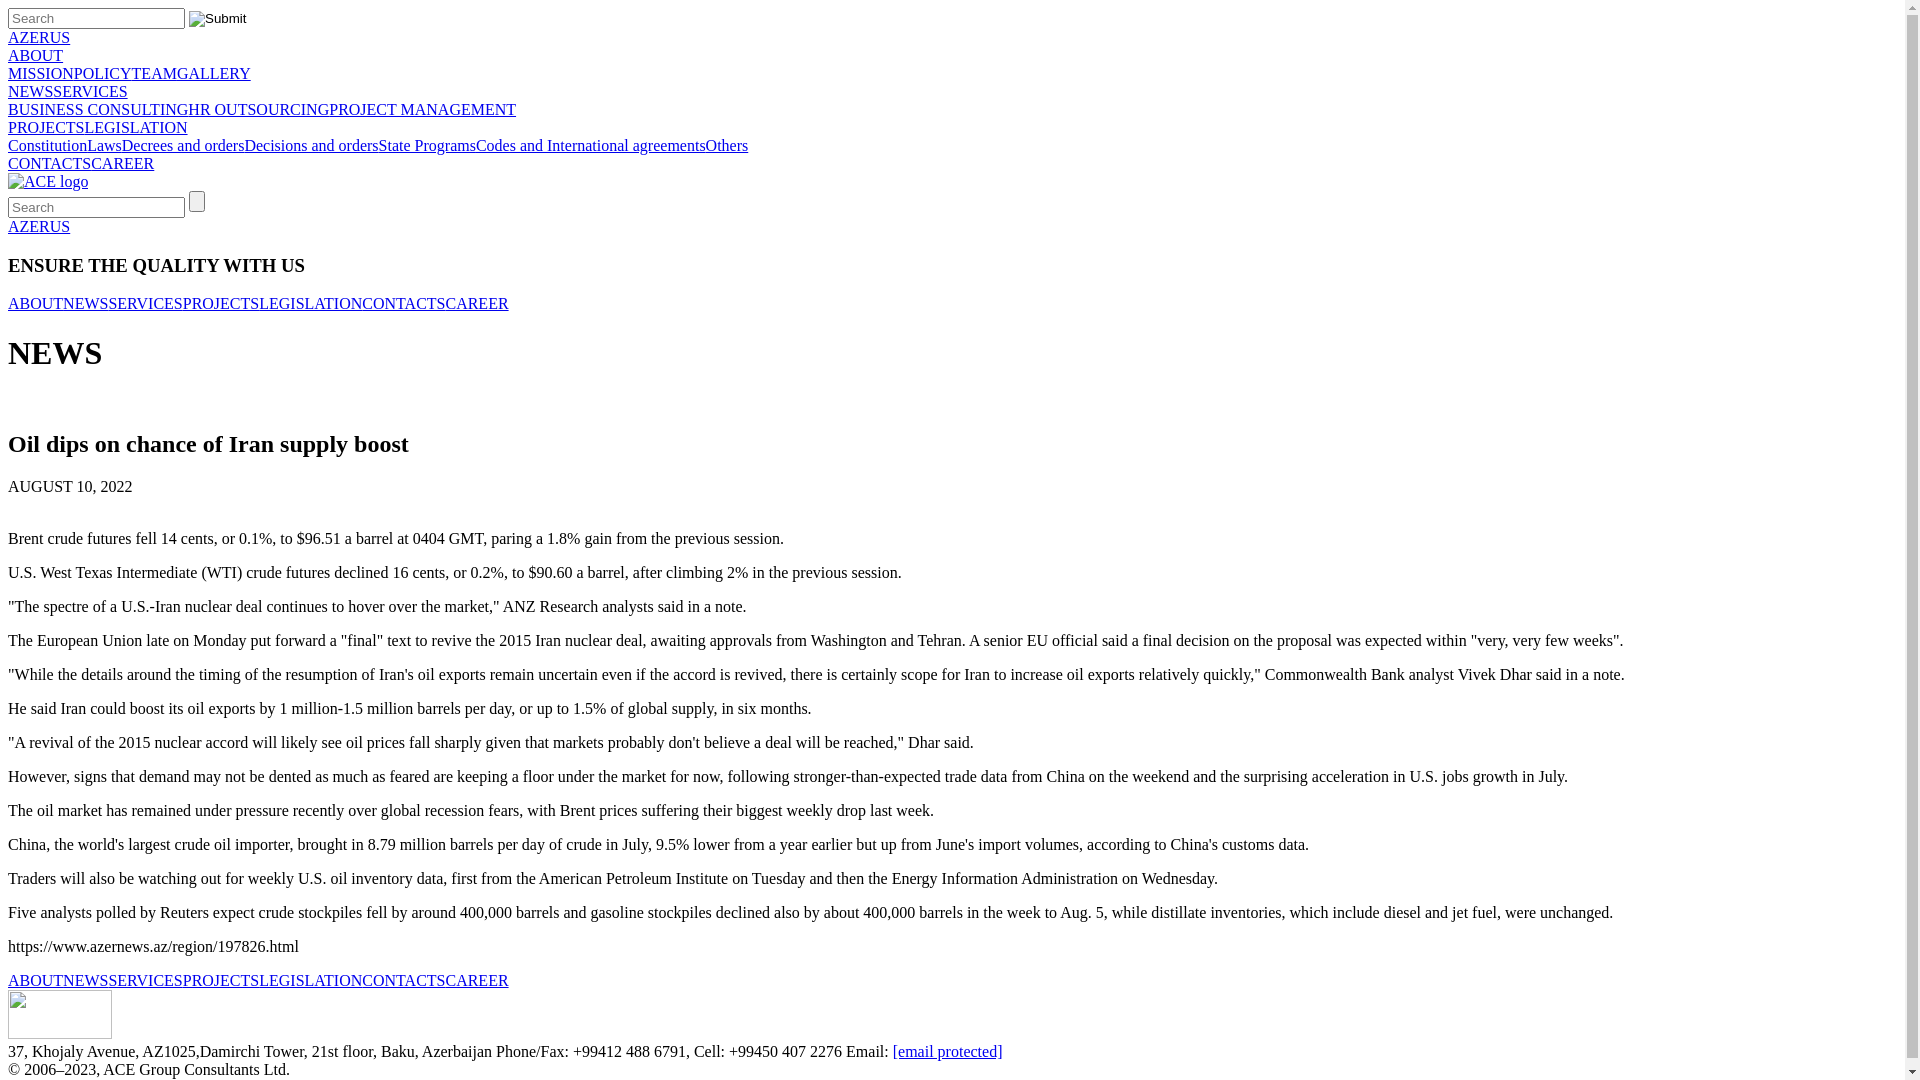 The width and height of the screenshot is (1920, 1080). I want to click on '[email protected]', so click(891, 1050).